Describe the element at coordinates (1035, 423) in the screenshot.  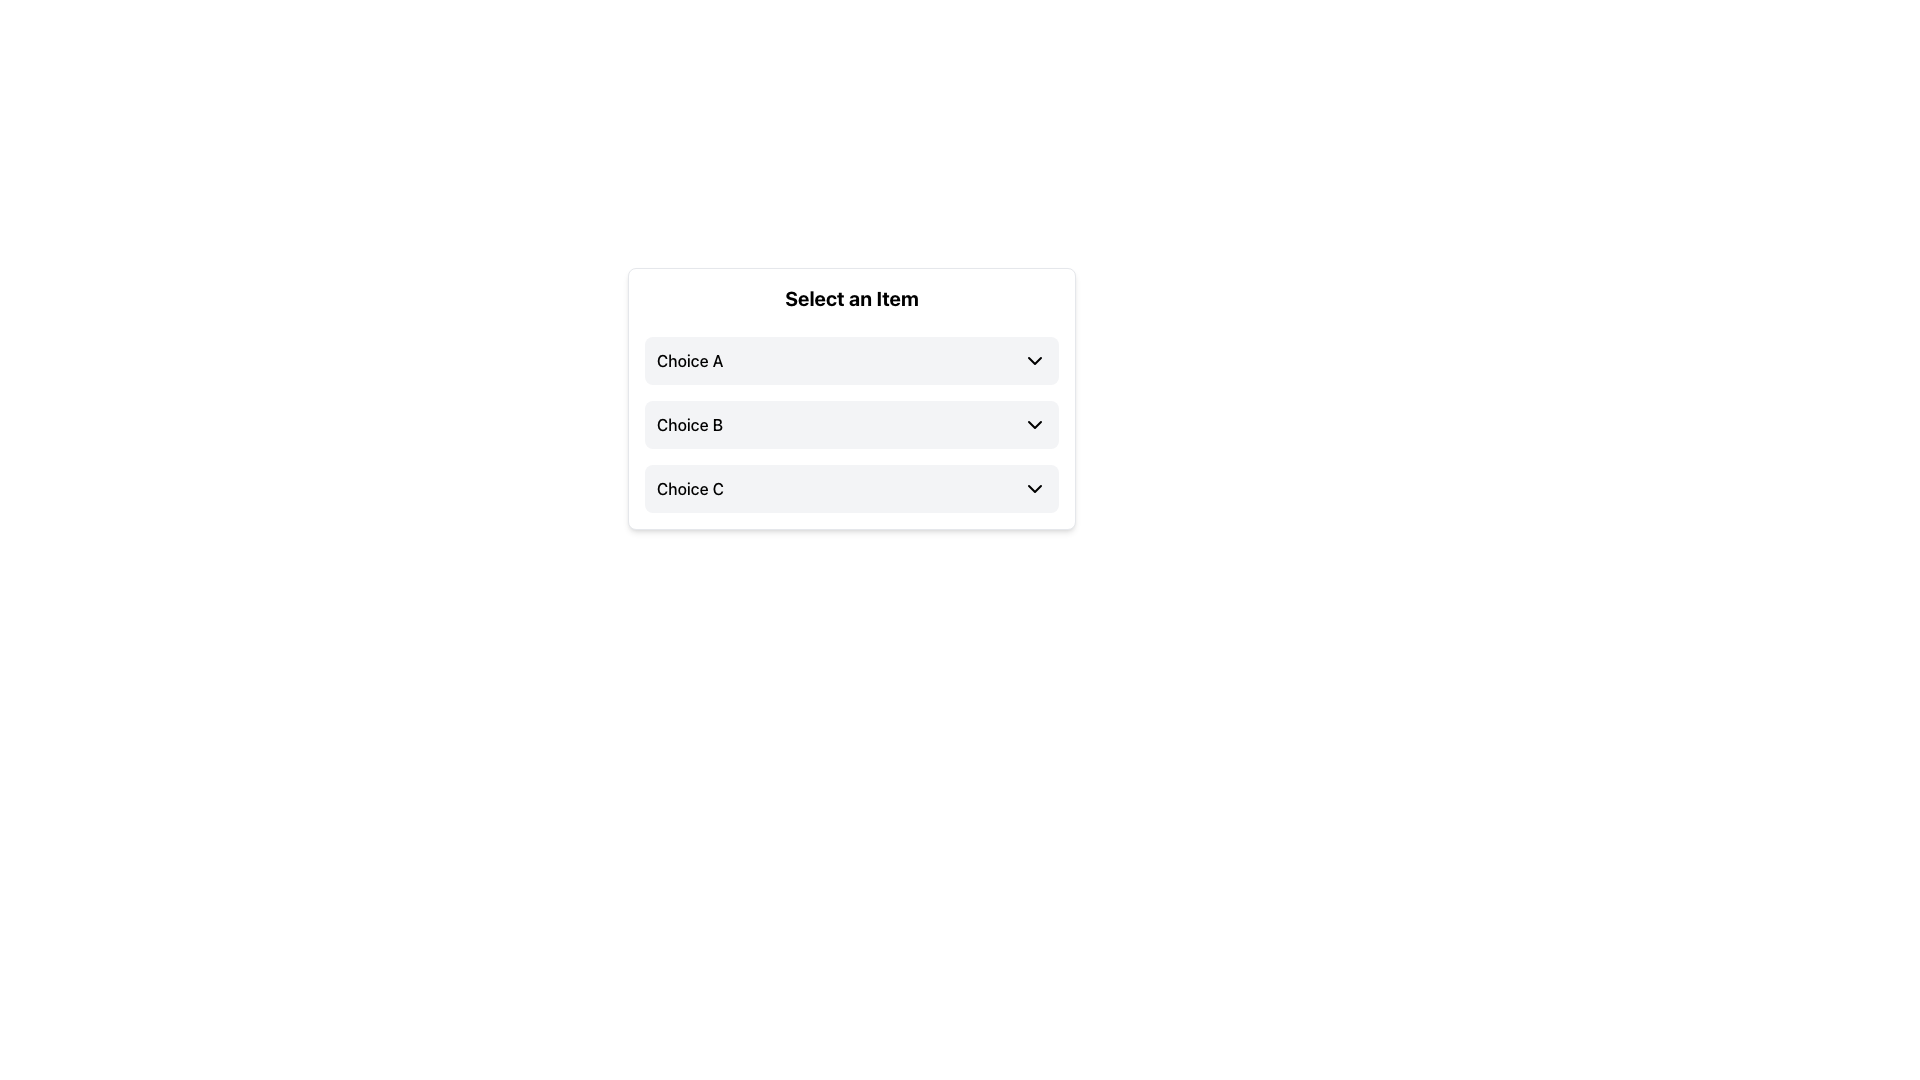
I see `the Dropdown indicator icon next to 'Choice B'` at that location.